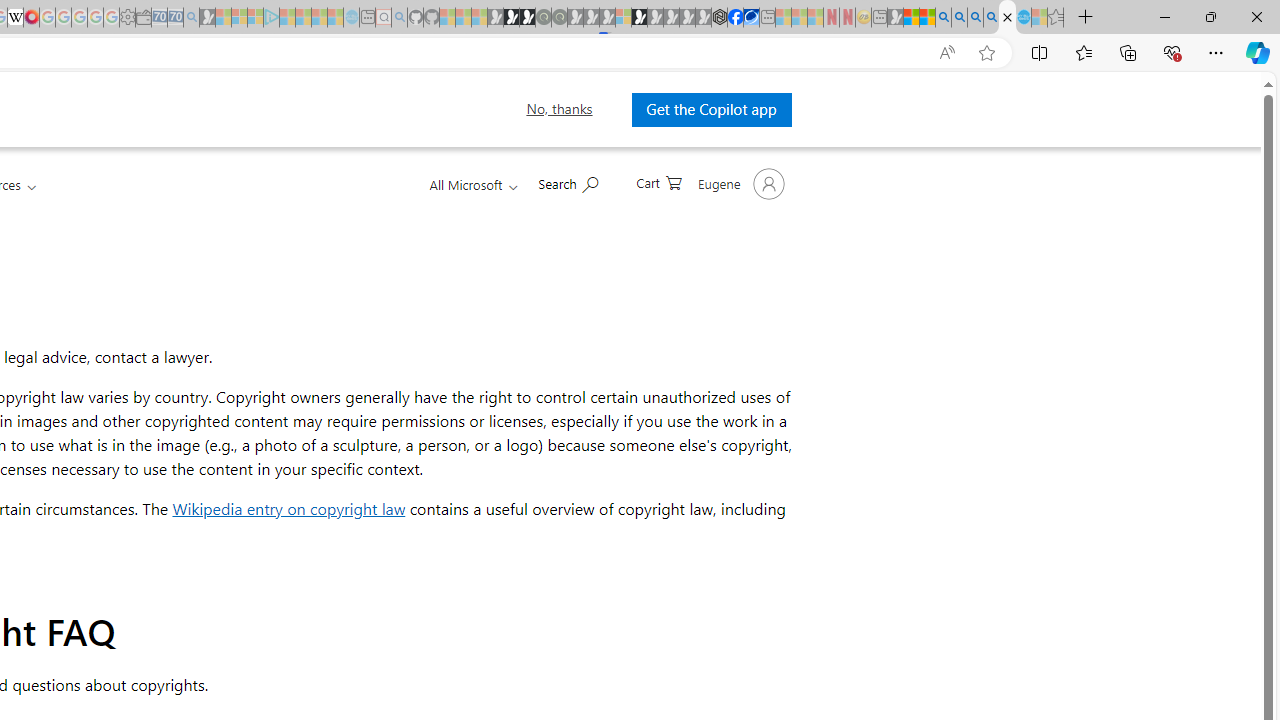  What do you see at coordinates (1023, 17) in the screenshot?
I see `'Services - Maintenance | Sky Blue Bikes - Sky Blue Bikes'` at bounding box center [1023, 17].